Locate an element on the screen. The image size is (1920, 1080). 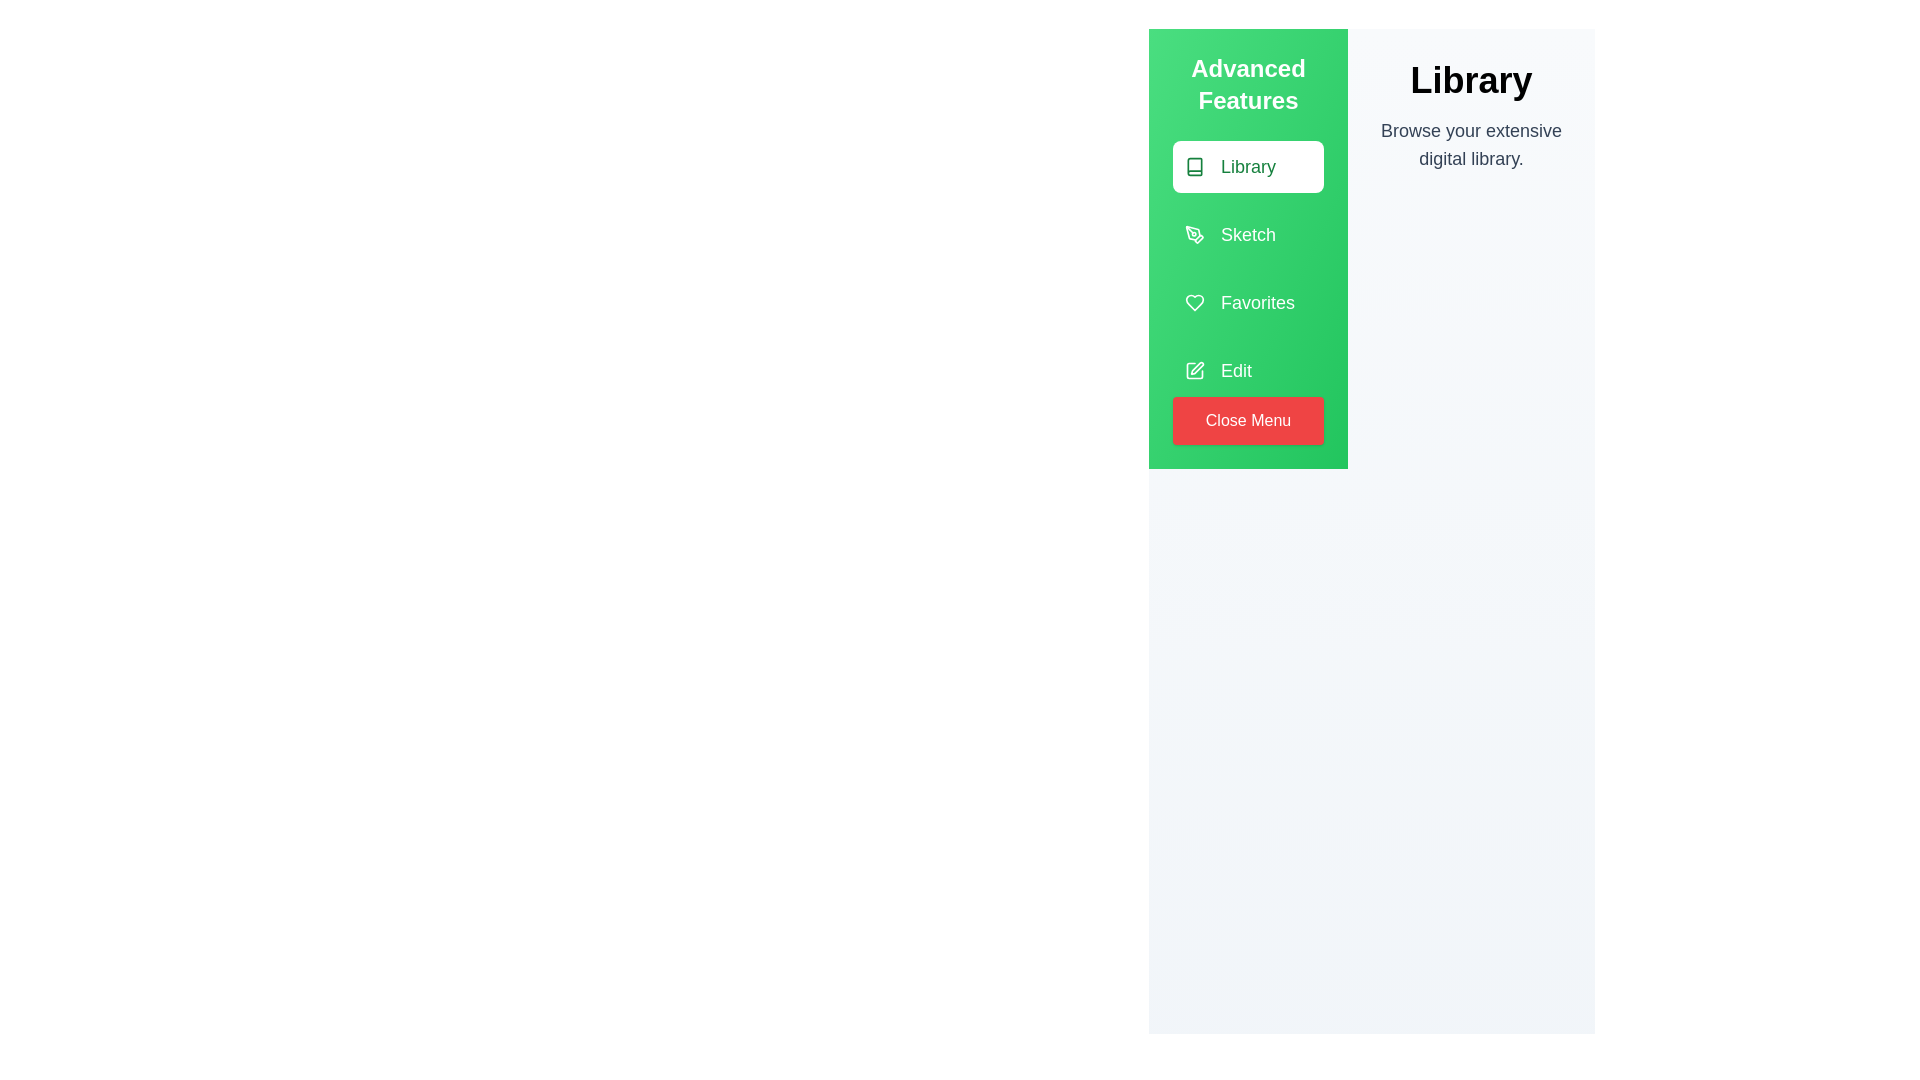
the 'Close Menu' button to close the drawer is located at coordinates (1247, 419).